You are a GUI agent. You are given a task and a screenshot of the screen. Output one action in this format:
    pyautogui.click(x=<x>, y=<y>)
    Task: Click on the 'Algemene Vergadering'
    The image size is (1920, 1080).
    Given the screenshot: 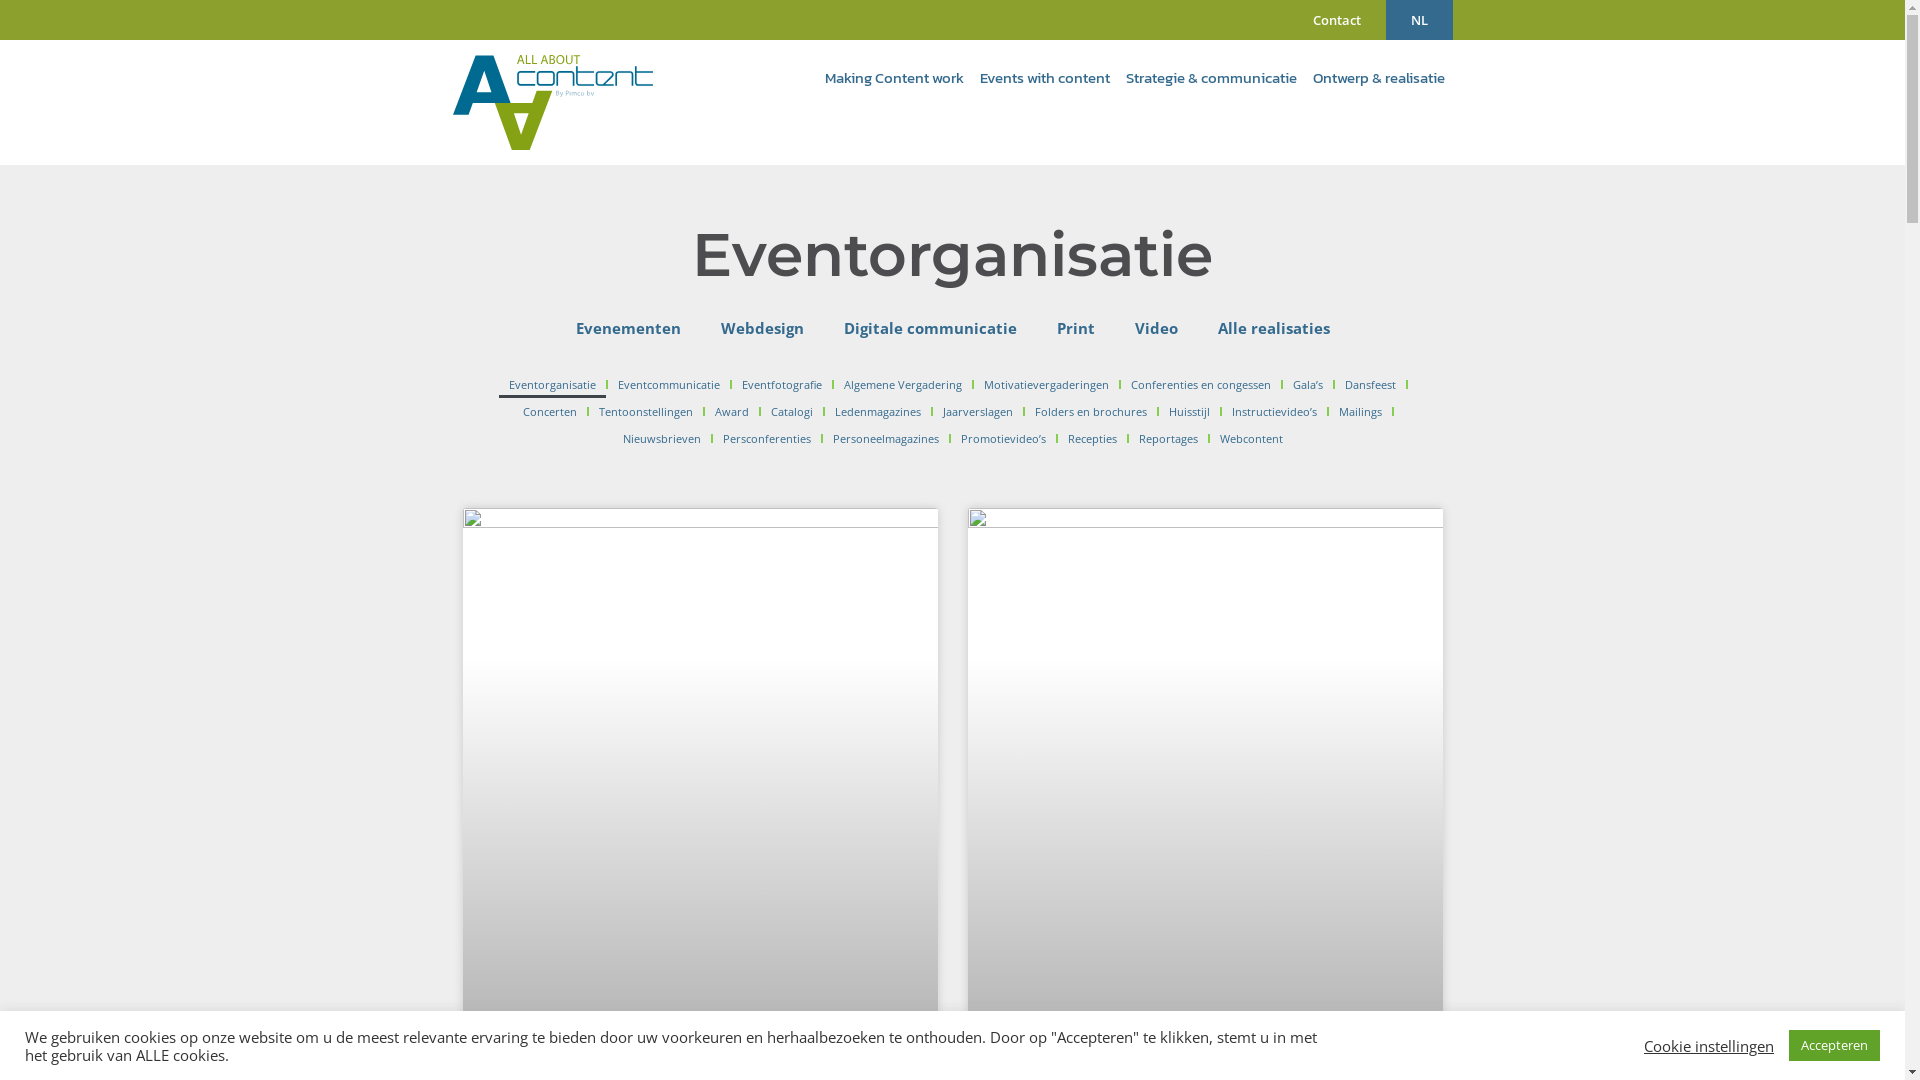 What is the action you would take?
    pyautogui.click(x=833, y=384)
    